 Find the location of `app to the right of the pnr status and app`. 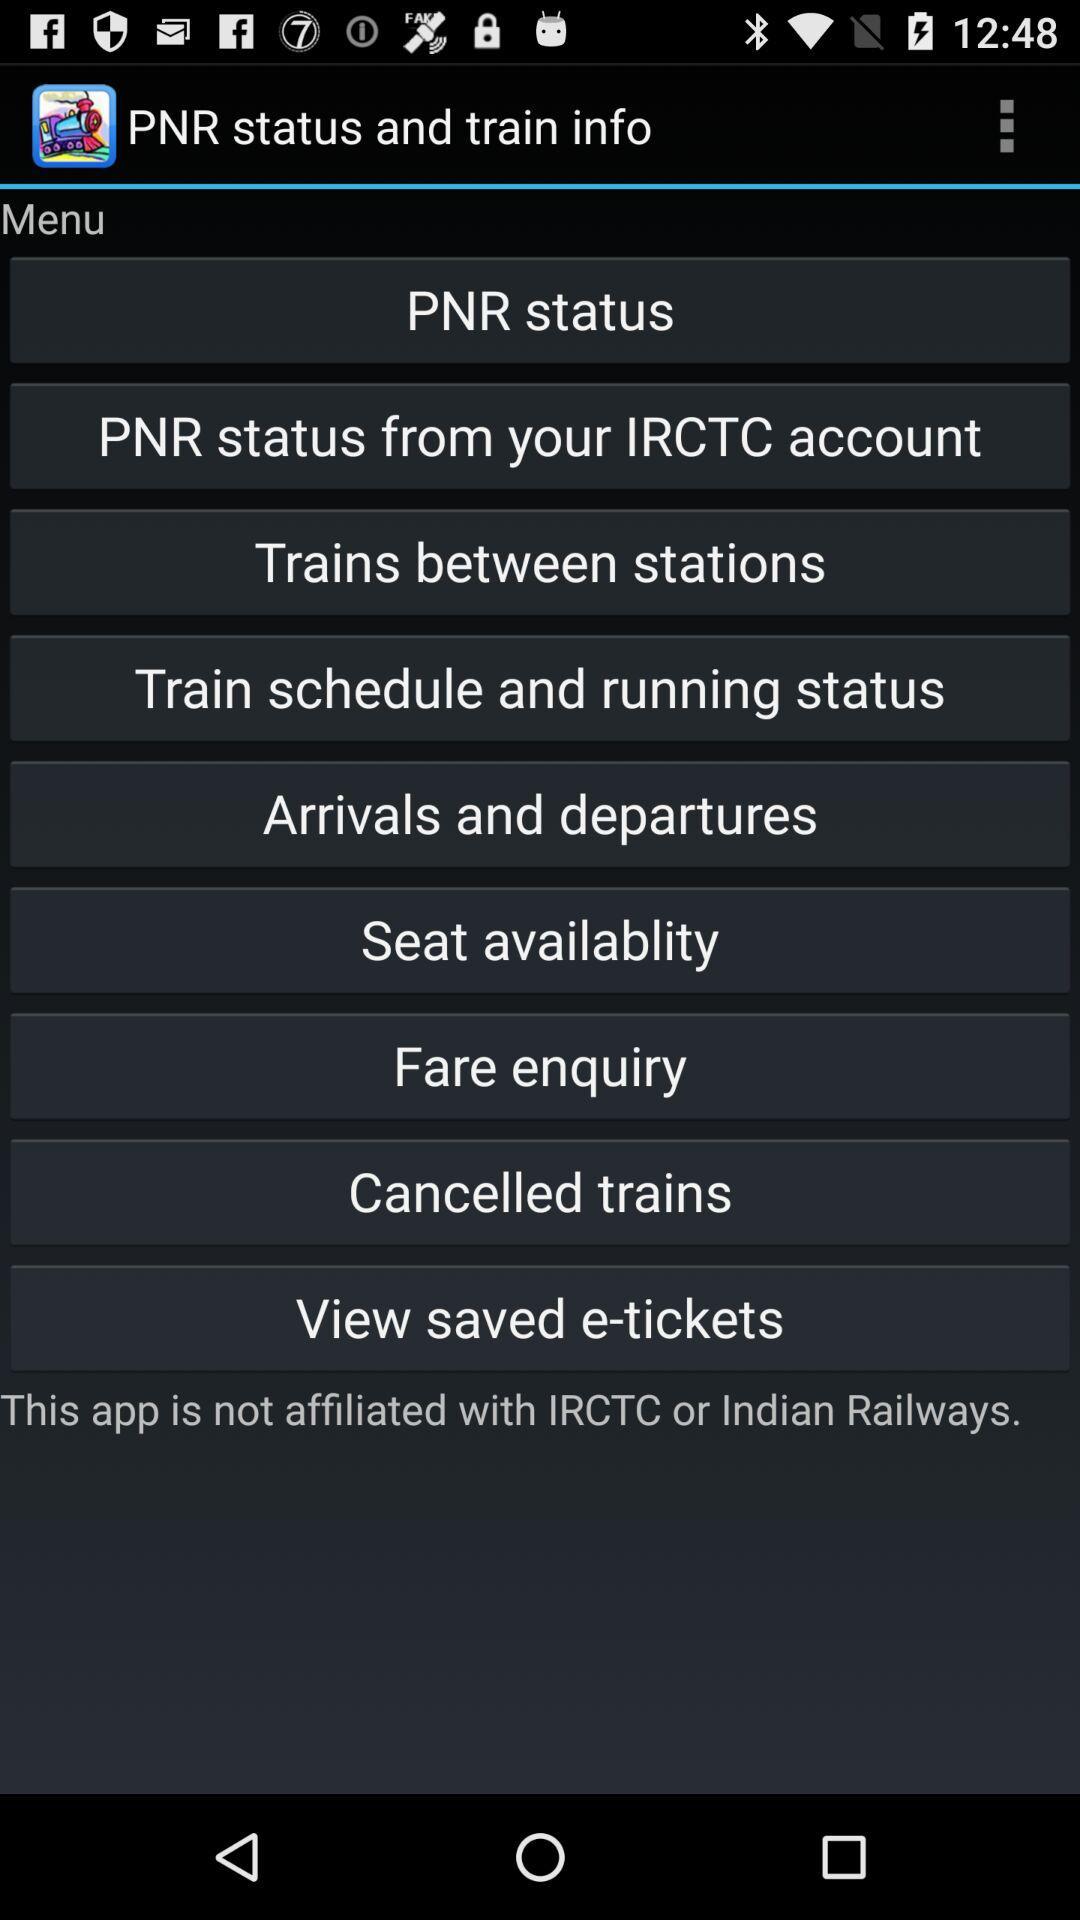

app to the right of the pnr status and app is located at coordinates (1006, 124).